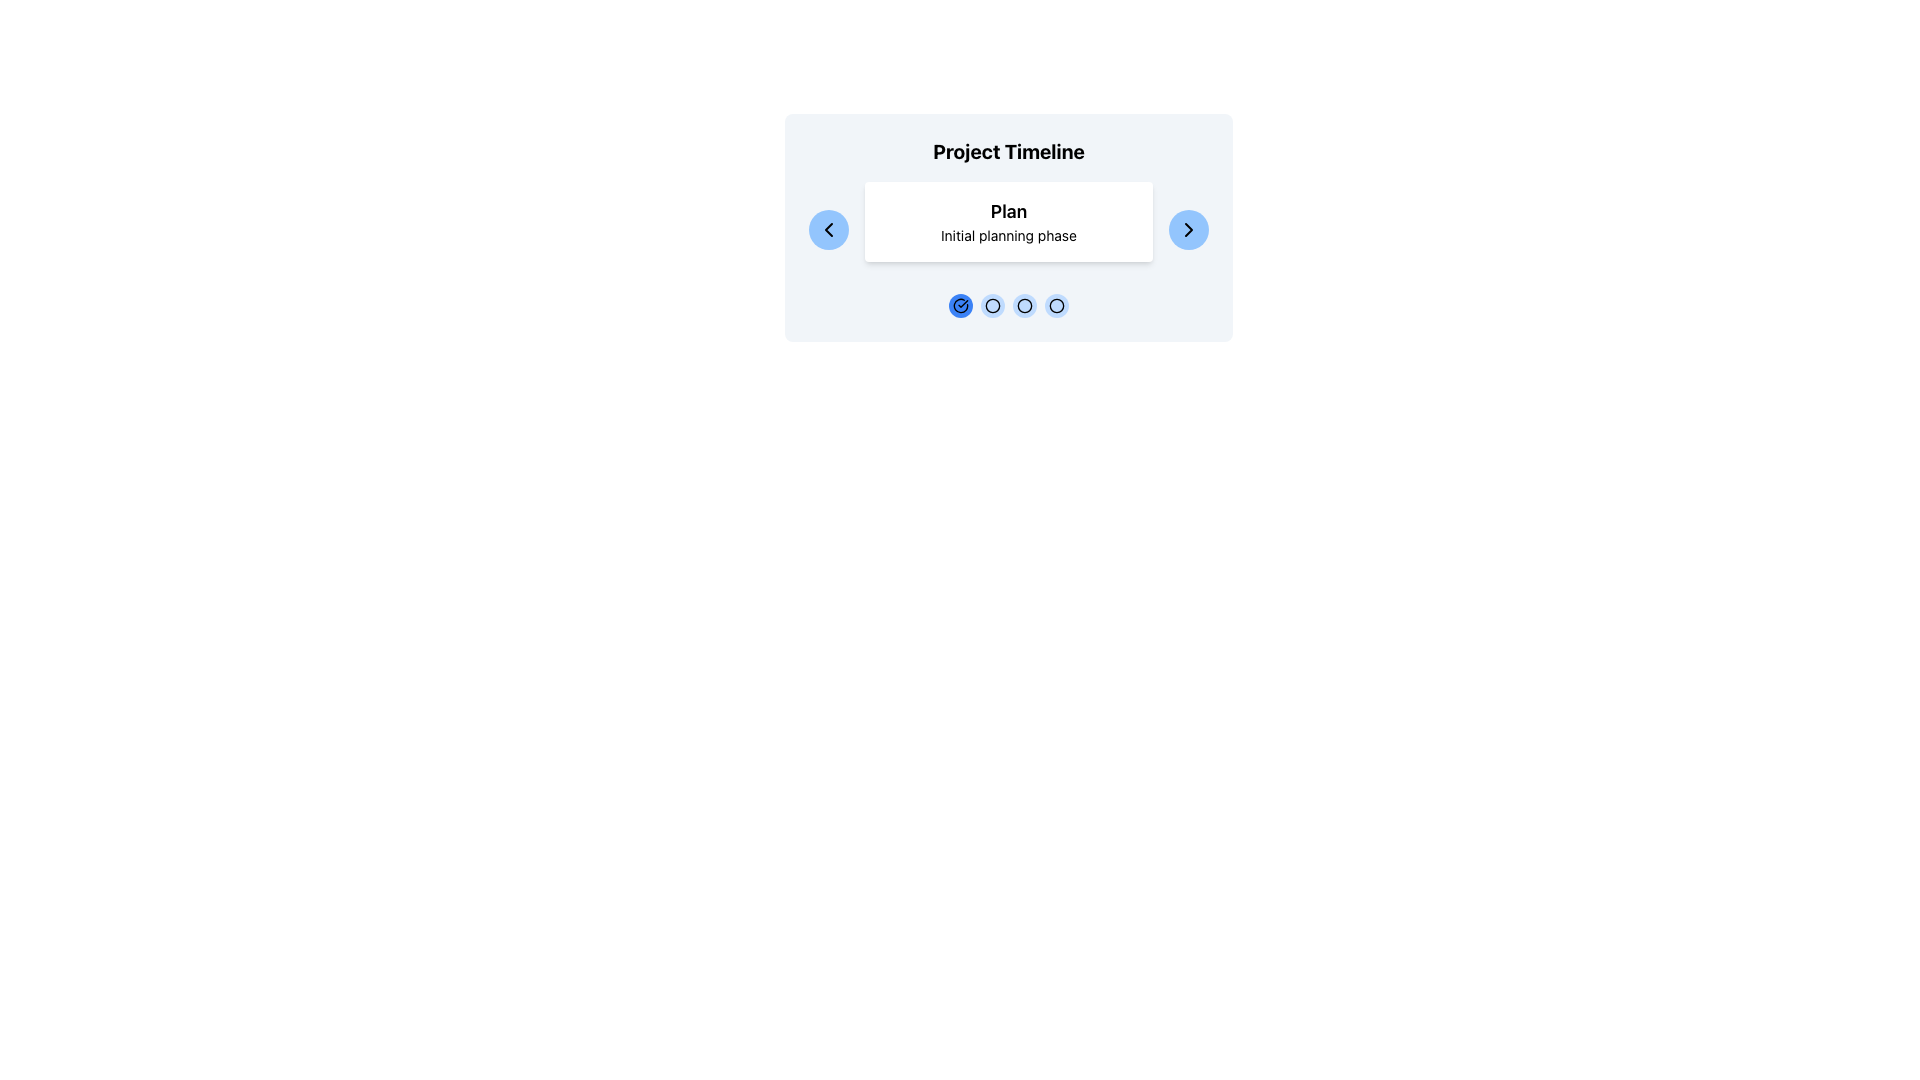 This screenshot has width=1920, height=1080. I want to click on the circular blue button with a left-pointing arrow icon for keyboard accessibility purposes, so click(829, 229).